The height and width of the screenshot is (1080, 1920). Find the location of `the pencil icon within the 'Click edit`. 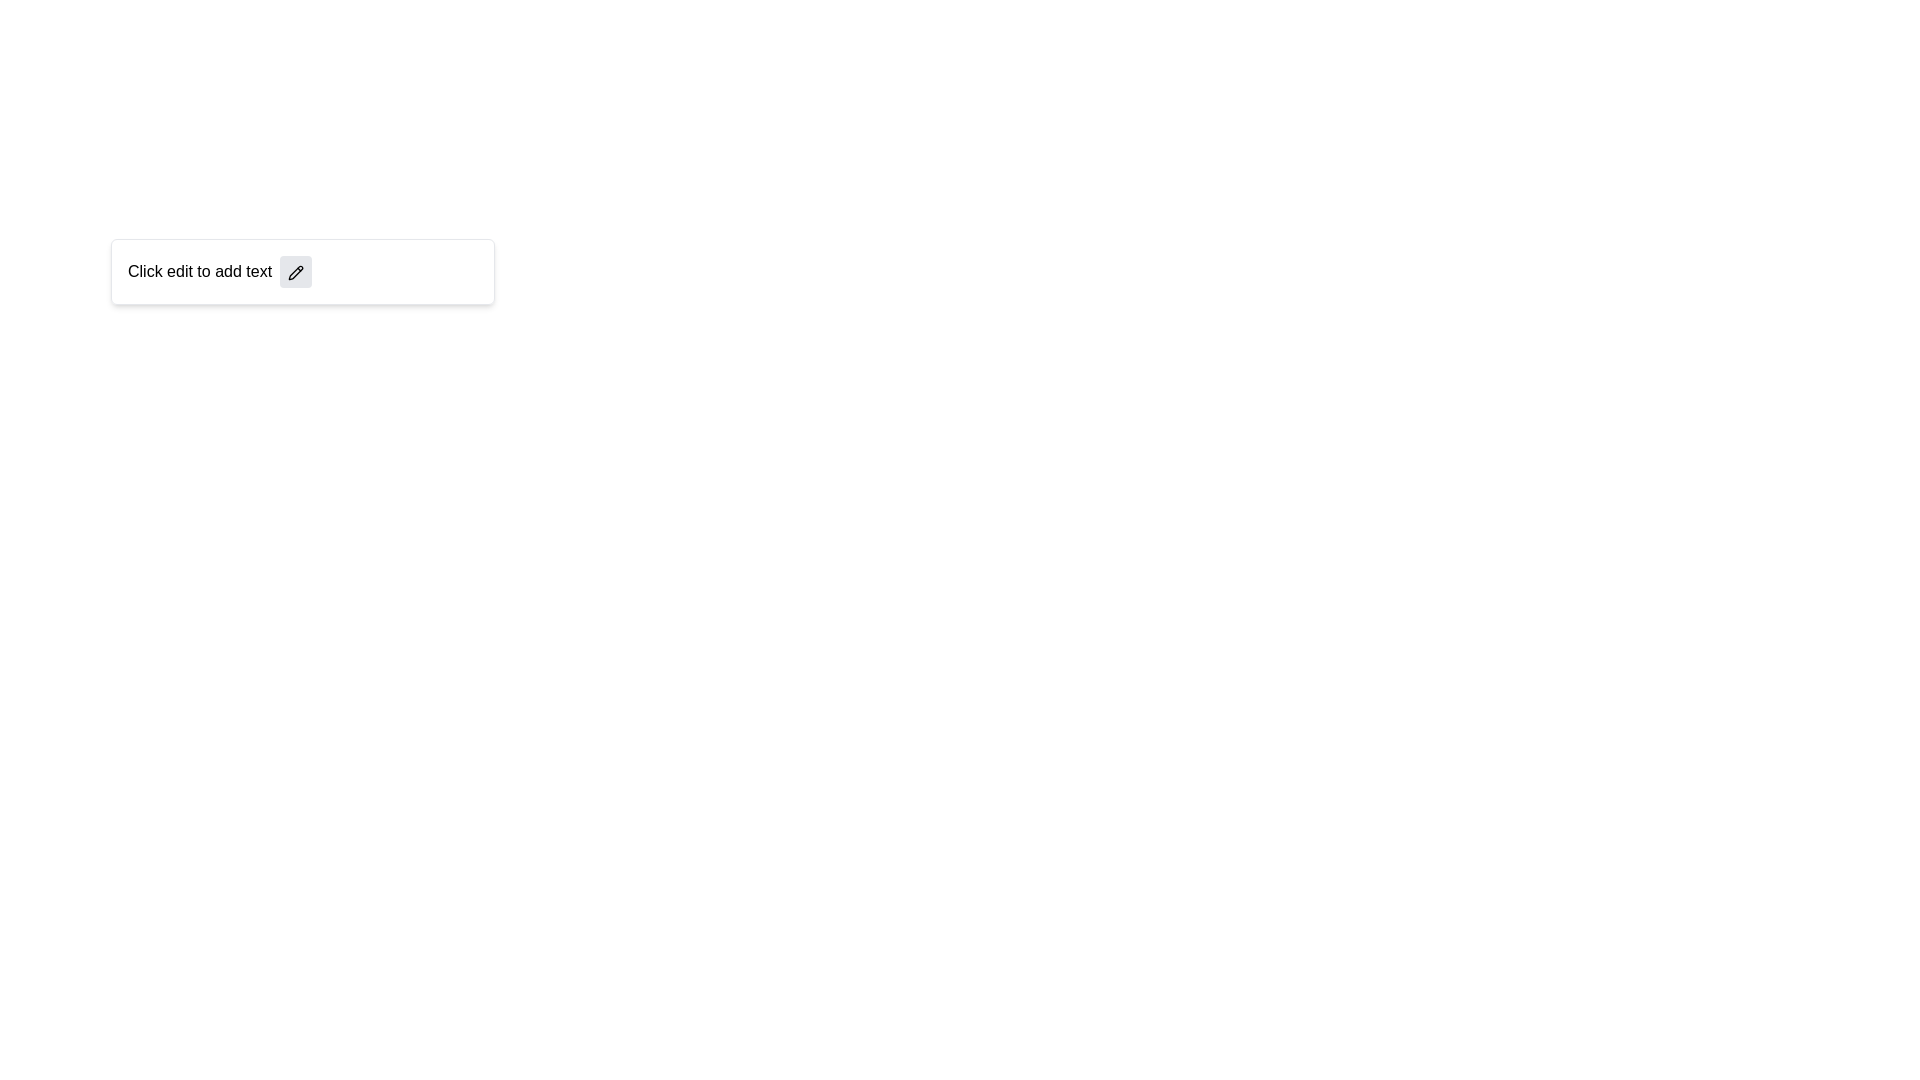

the pencil icon within the 'Click edit is located at coordinates (301, 272).